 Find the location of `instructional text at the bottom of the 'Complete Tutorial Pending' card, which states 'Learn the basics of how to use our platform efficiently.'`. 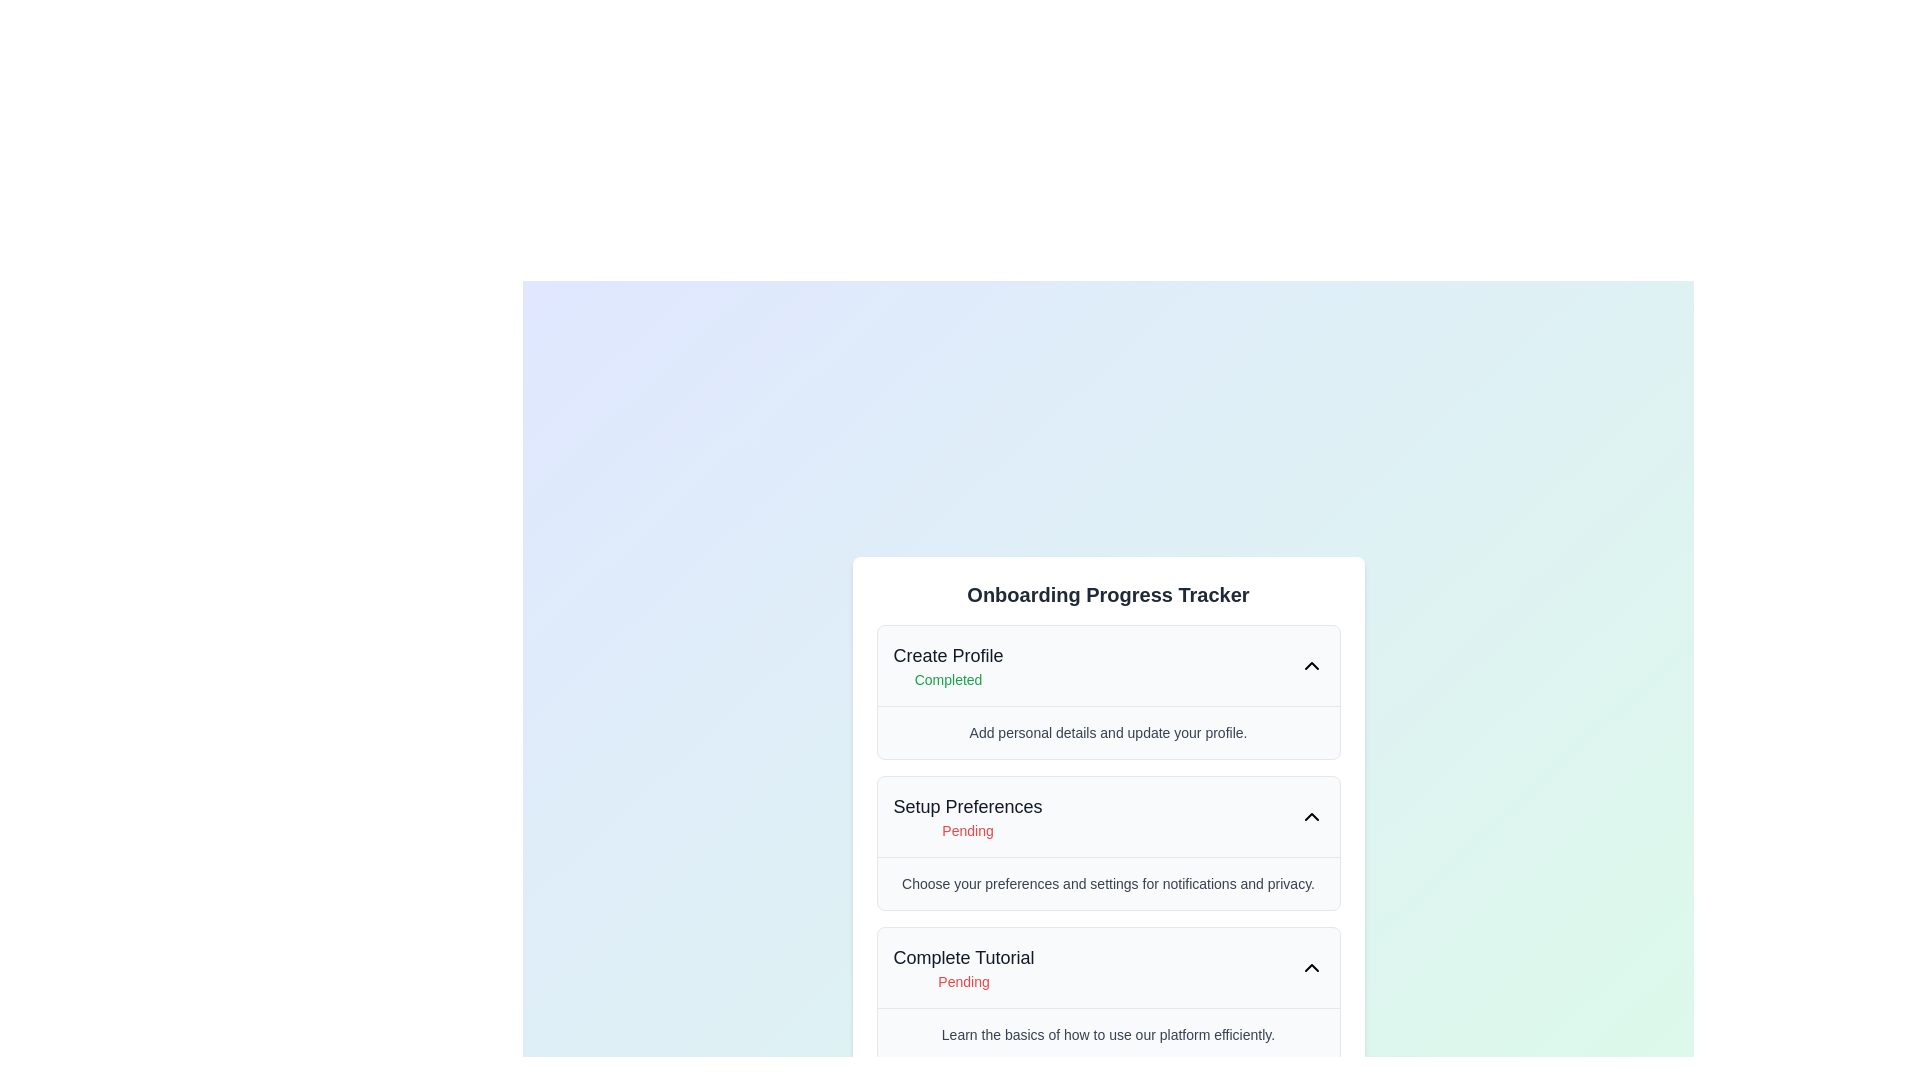

instructional text at the bottom of the 'Complete Tutorial Pending' card, which states 'Learn the basics of how to use our platform efficiently.' is located at coordinates (1107, 1034).